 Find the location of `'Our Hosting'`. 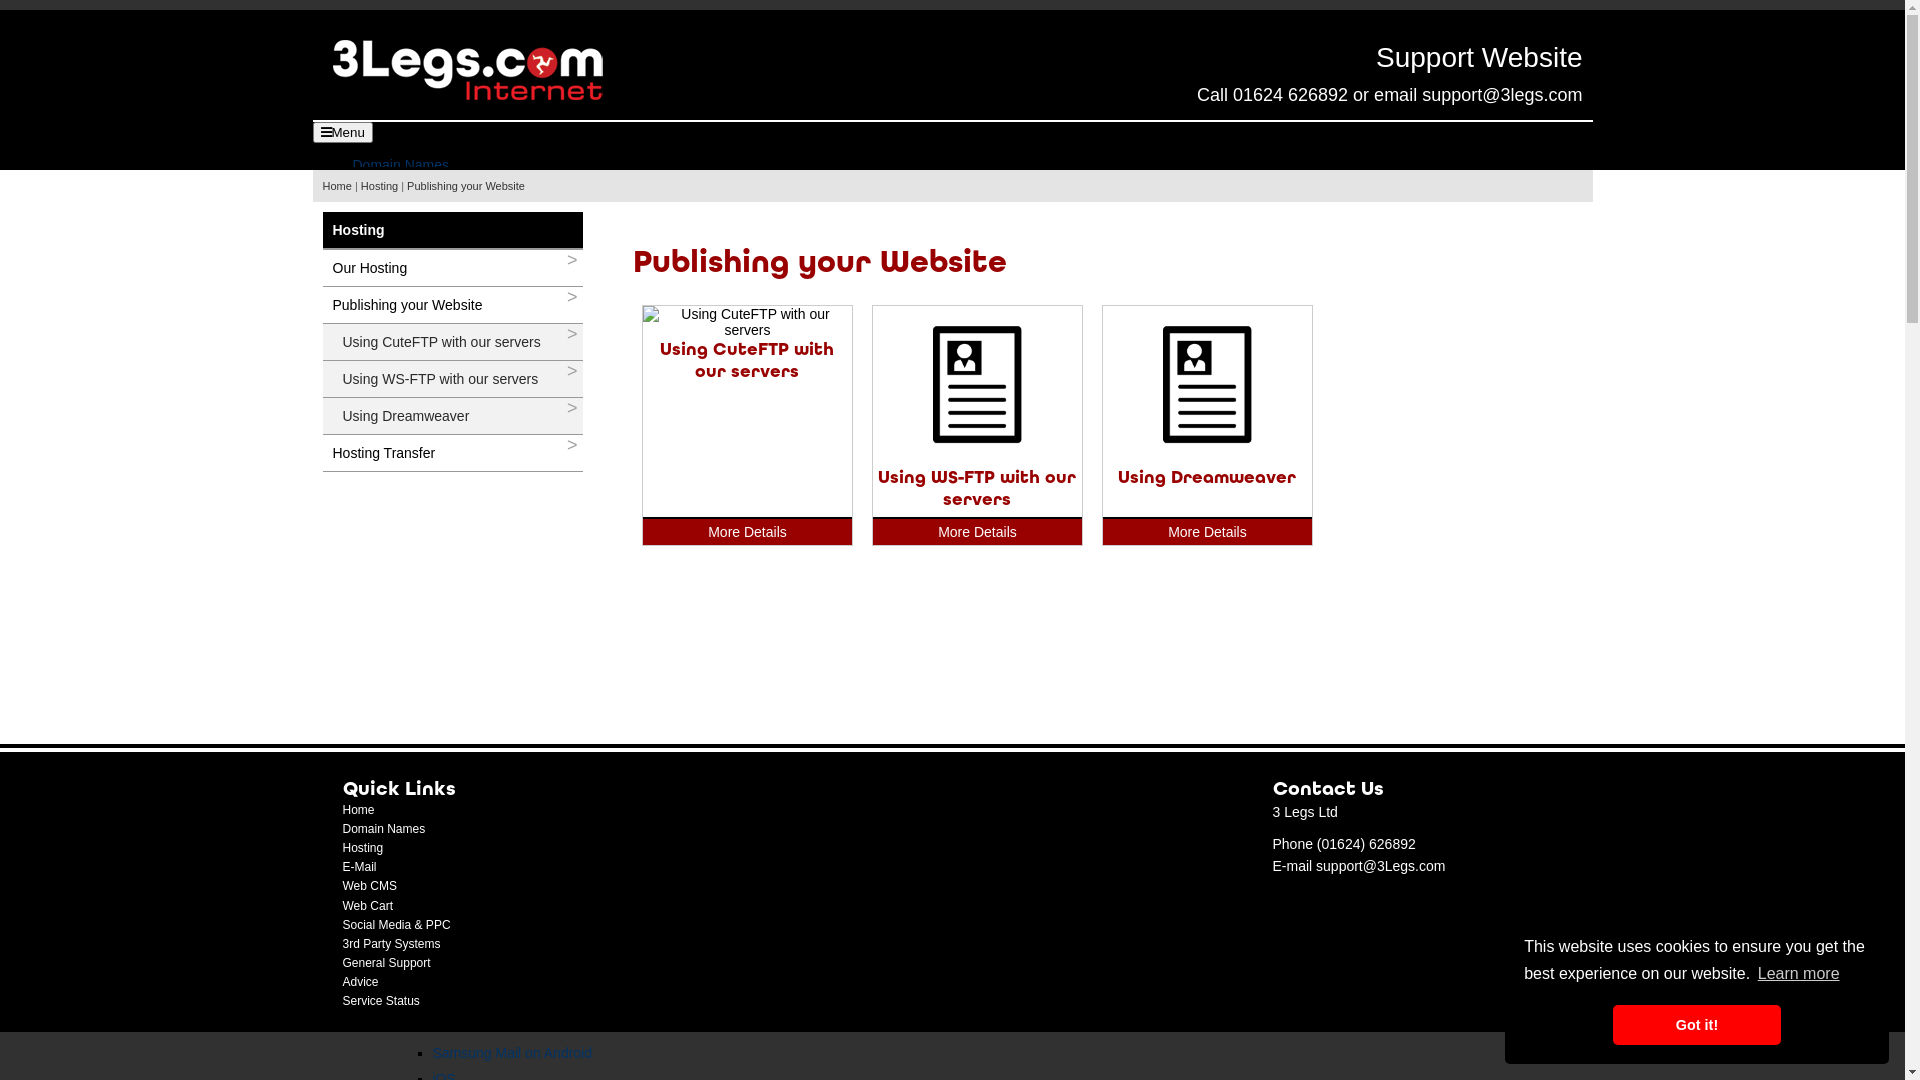

'Our Hosting' is located at coordinates (450, 266).